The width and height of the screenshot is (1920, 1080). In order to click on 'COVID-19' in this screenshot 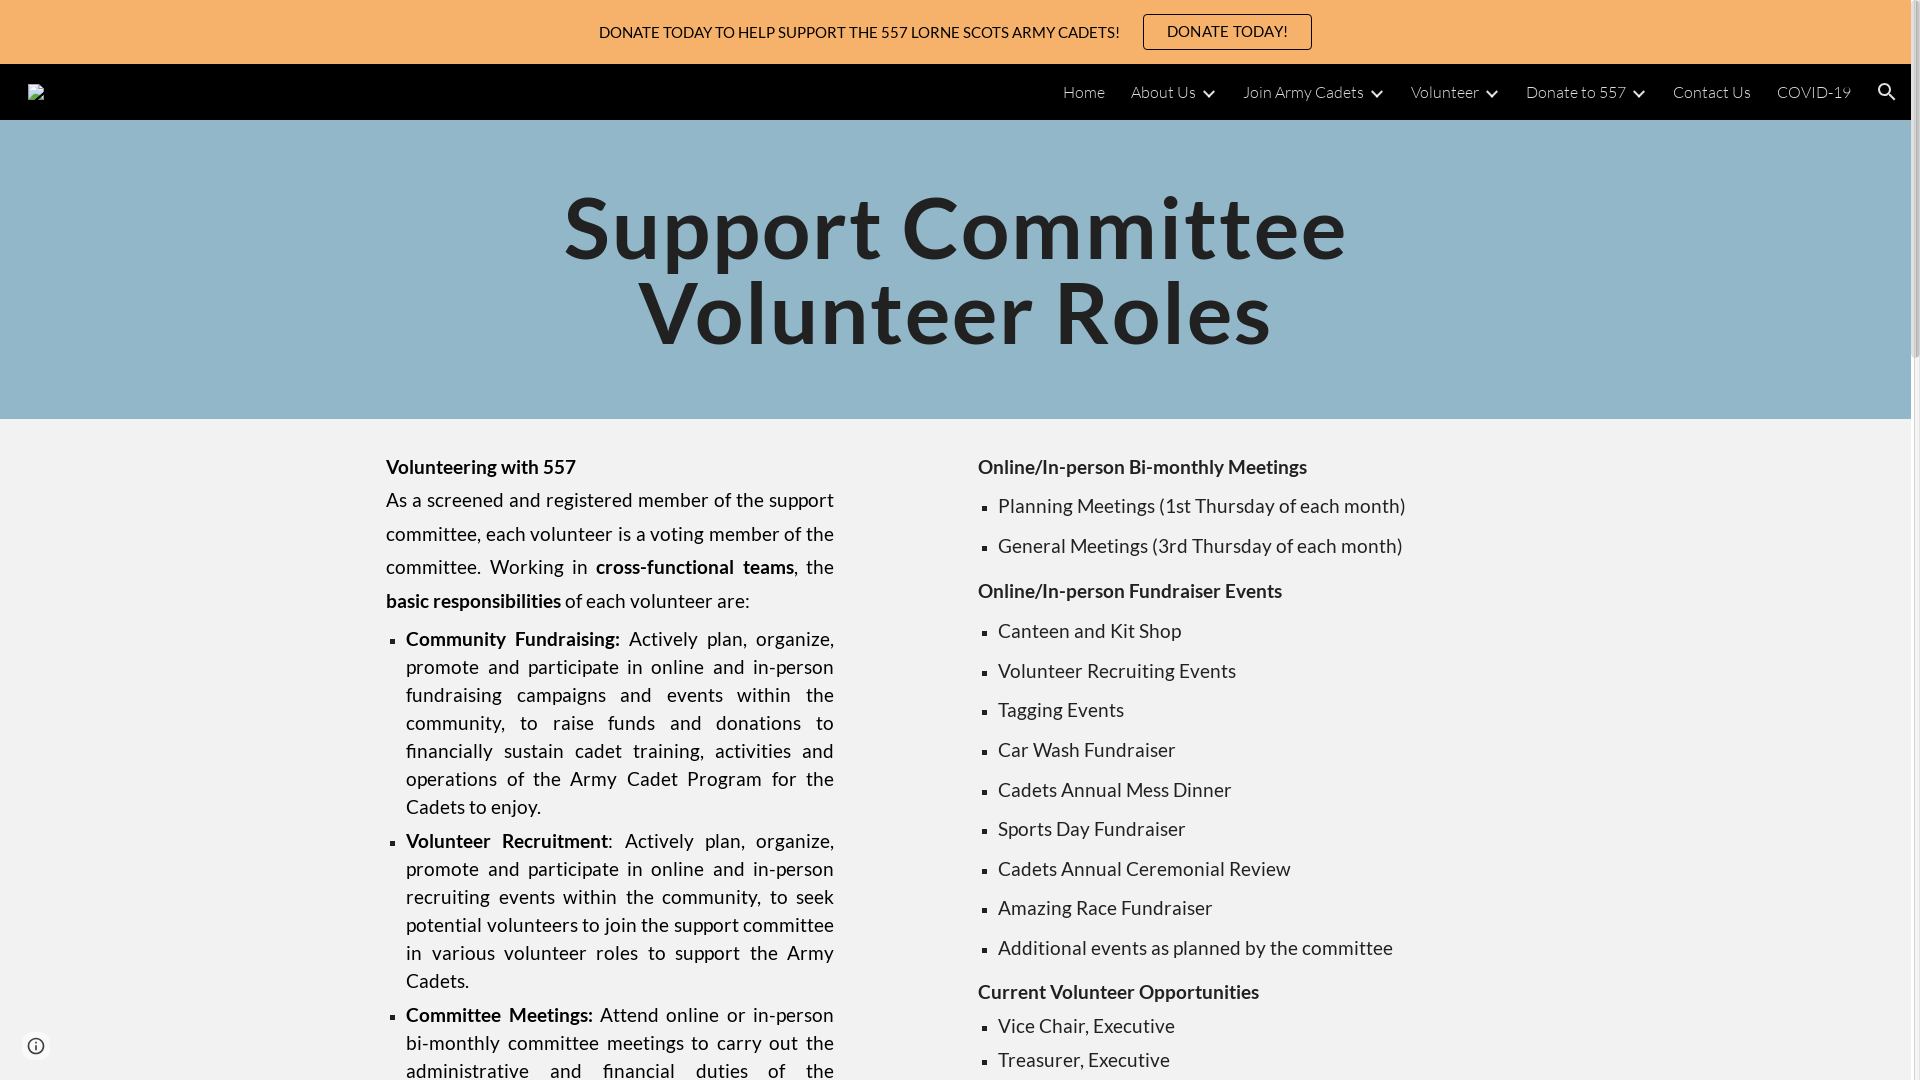, I will do `click(1814, 92)`.